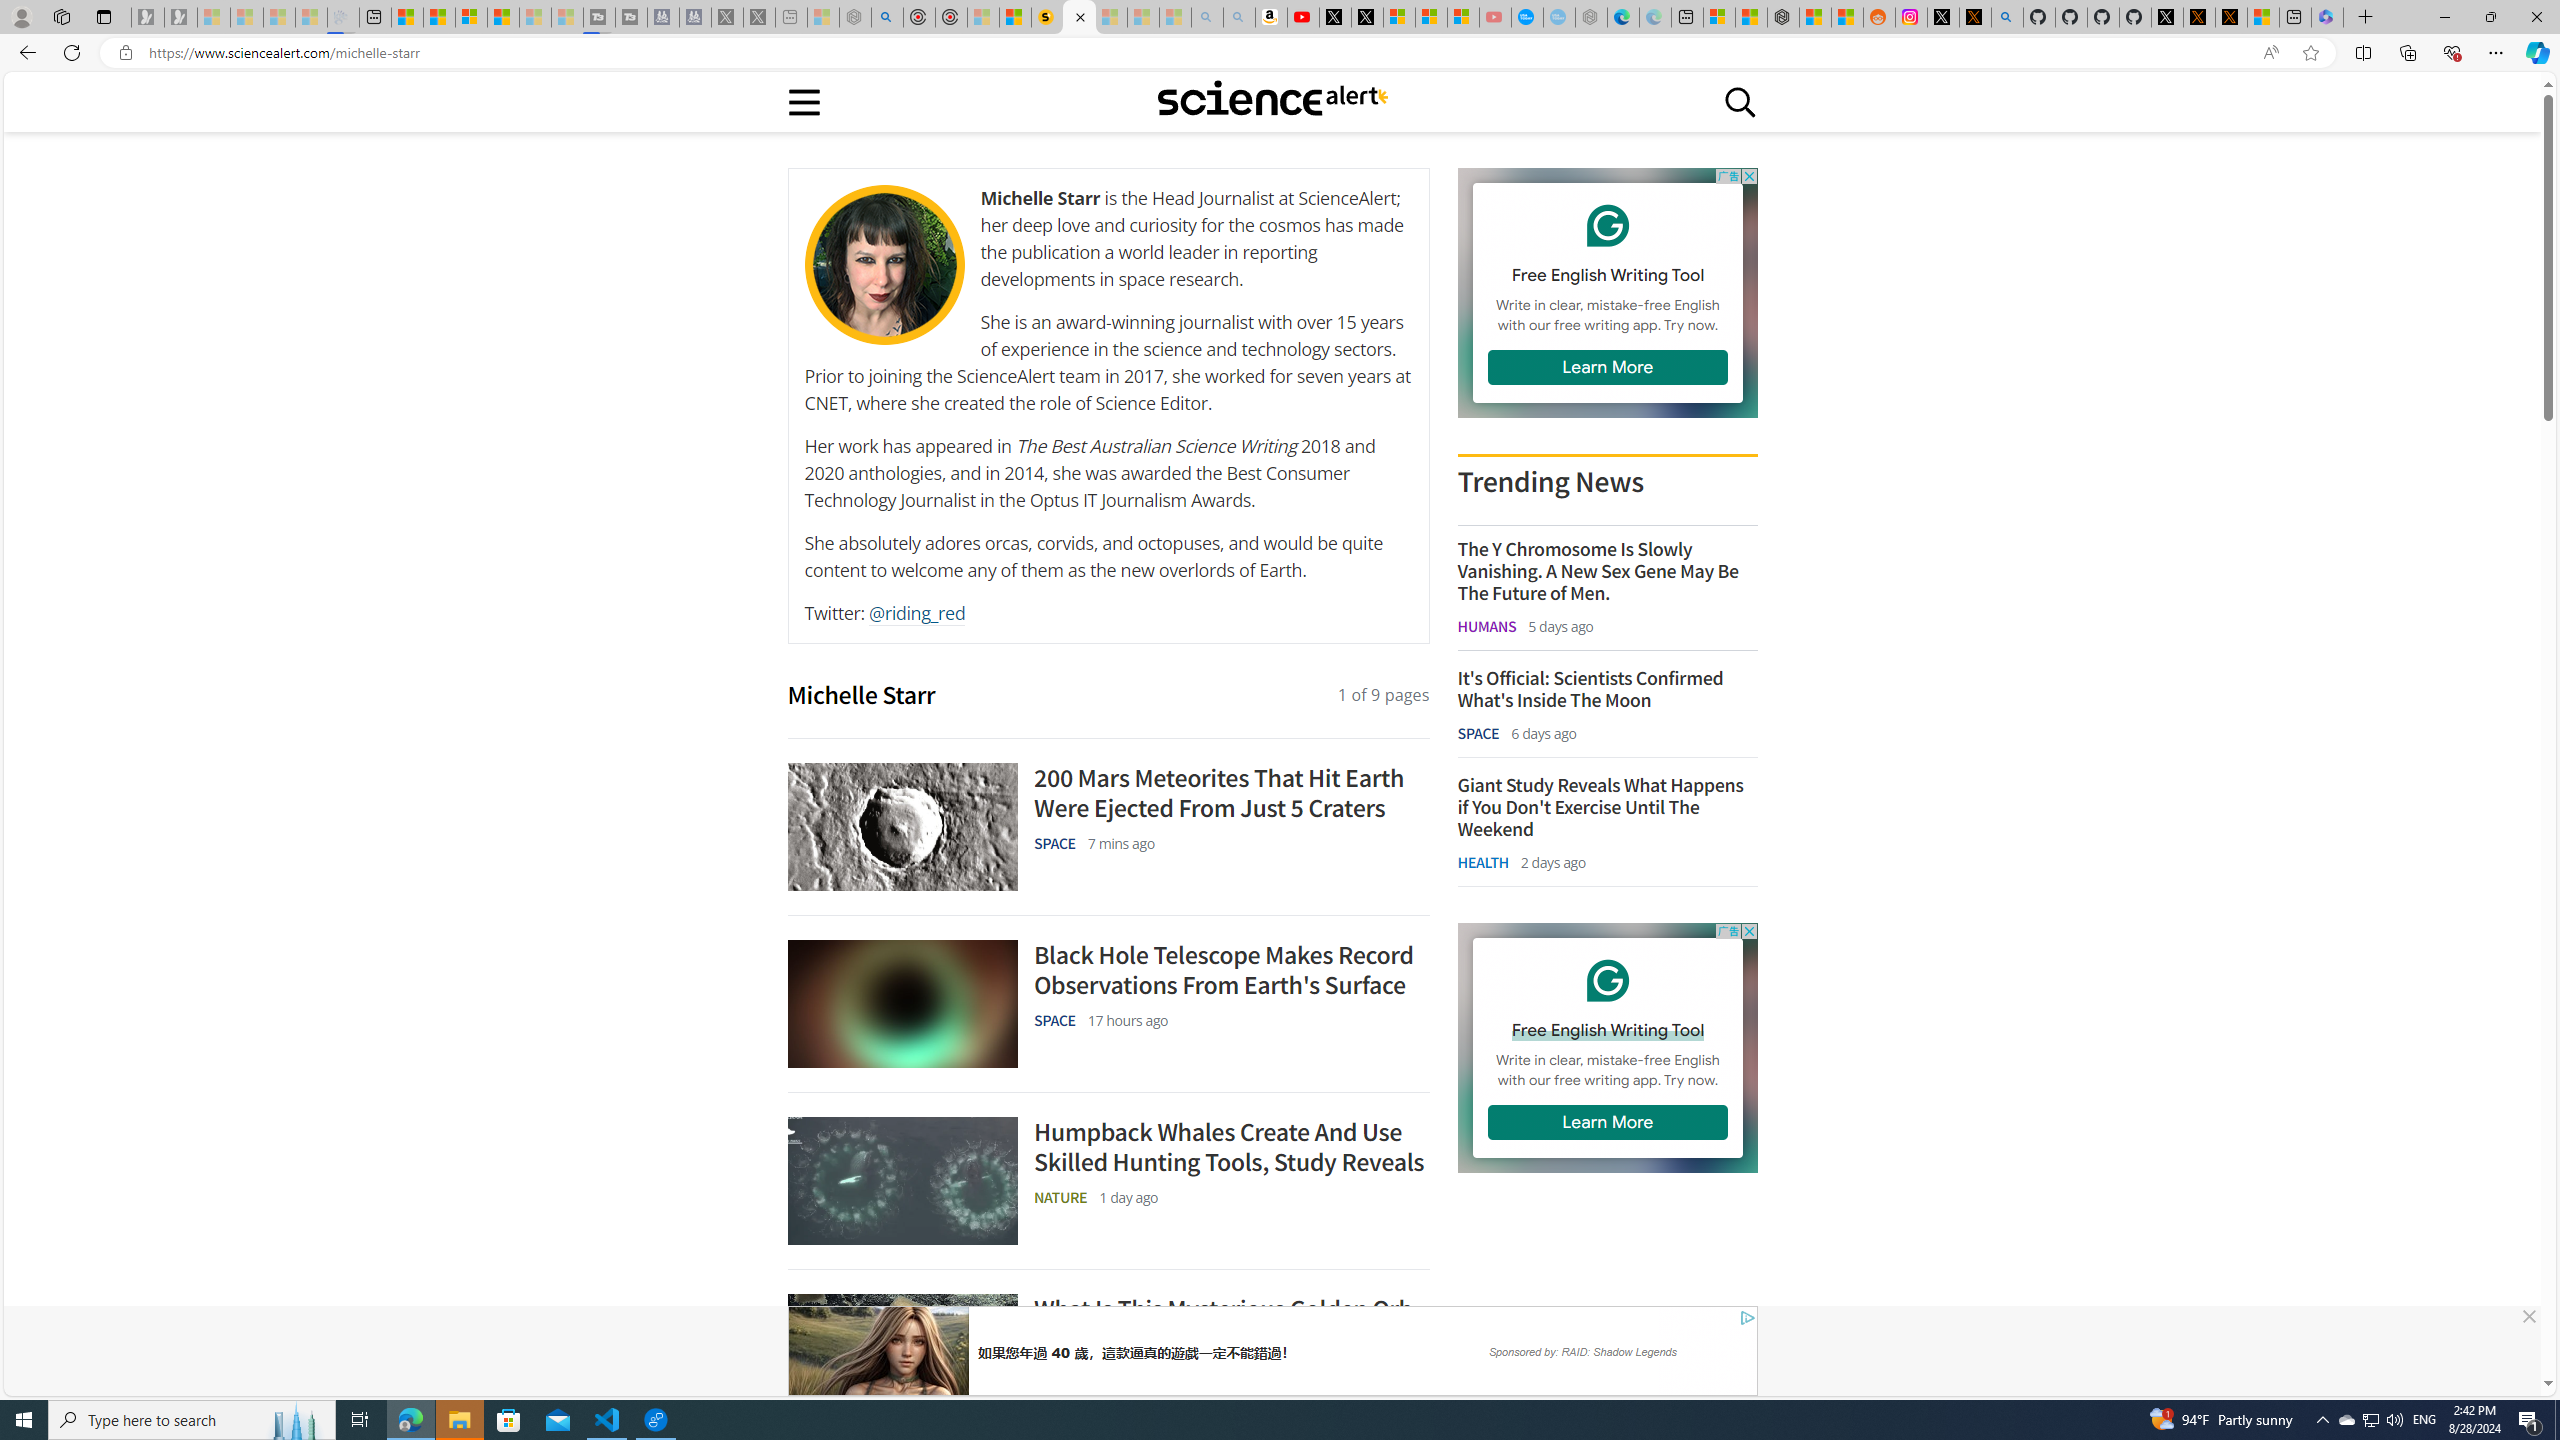 This screenshot has height=1440, width=2560. What do you see at coordinates (1271, 100) in the screenshot?
I see `'ScienceAlert homepage'` at bounding box center [1271, 100].